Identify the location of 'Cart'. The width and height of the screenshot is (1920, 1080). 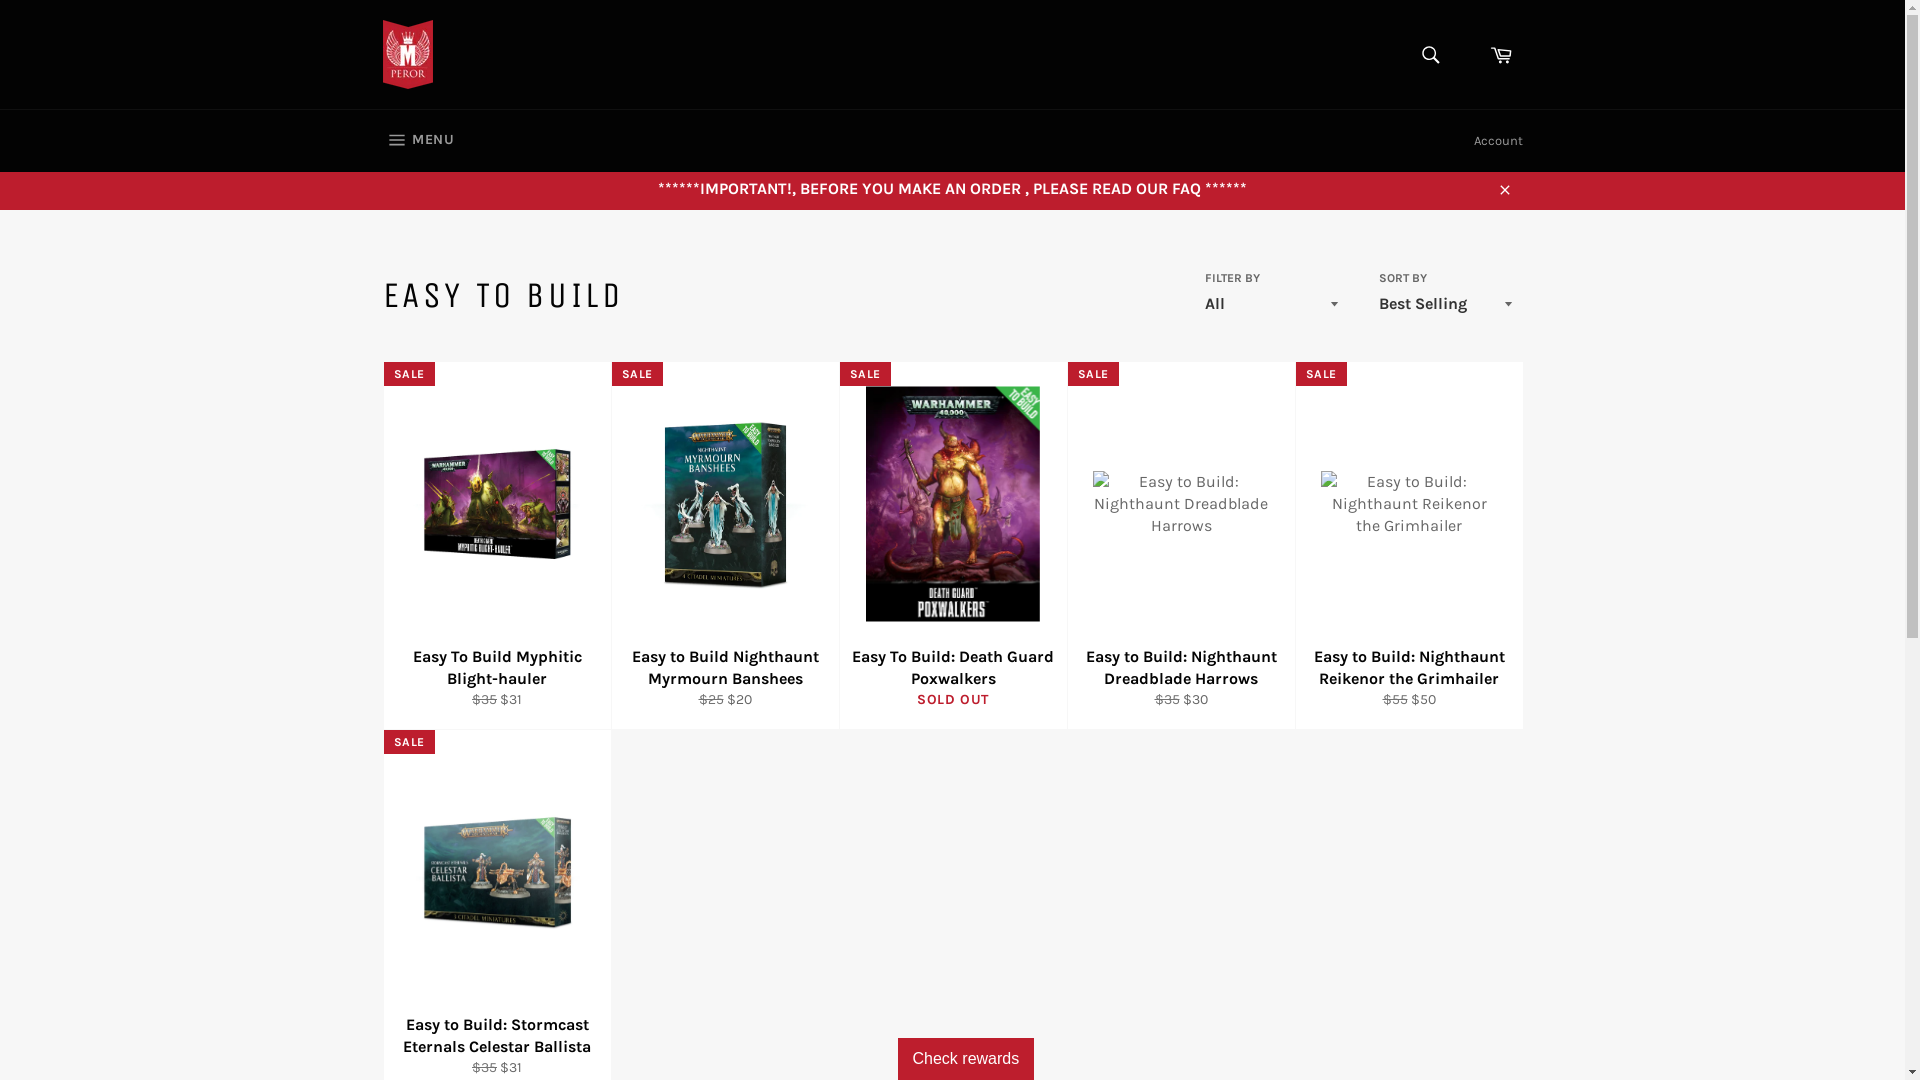
(1501, 53).